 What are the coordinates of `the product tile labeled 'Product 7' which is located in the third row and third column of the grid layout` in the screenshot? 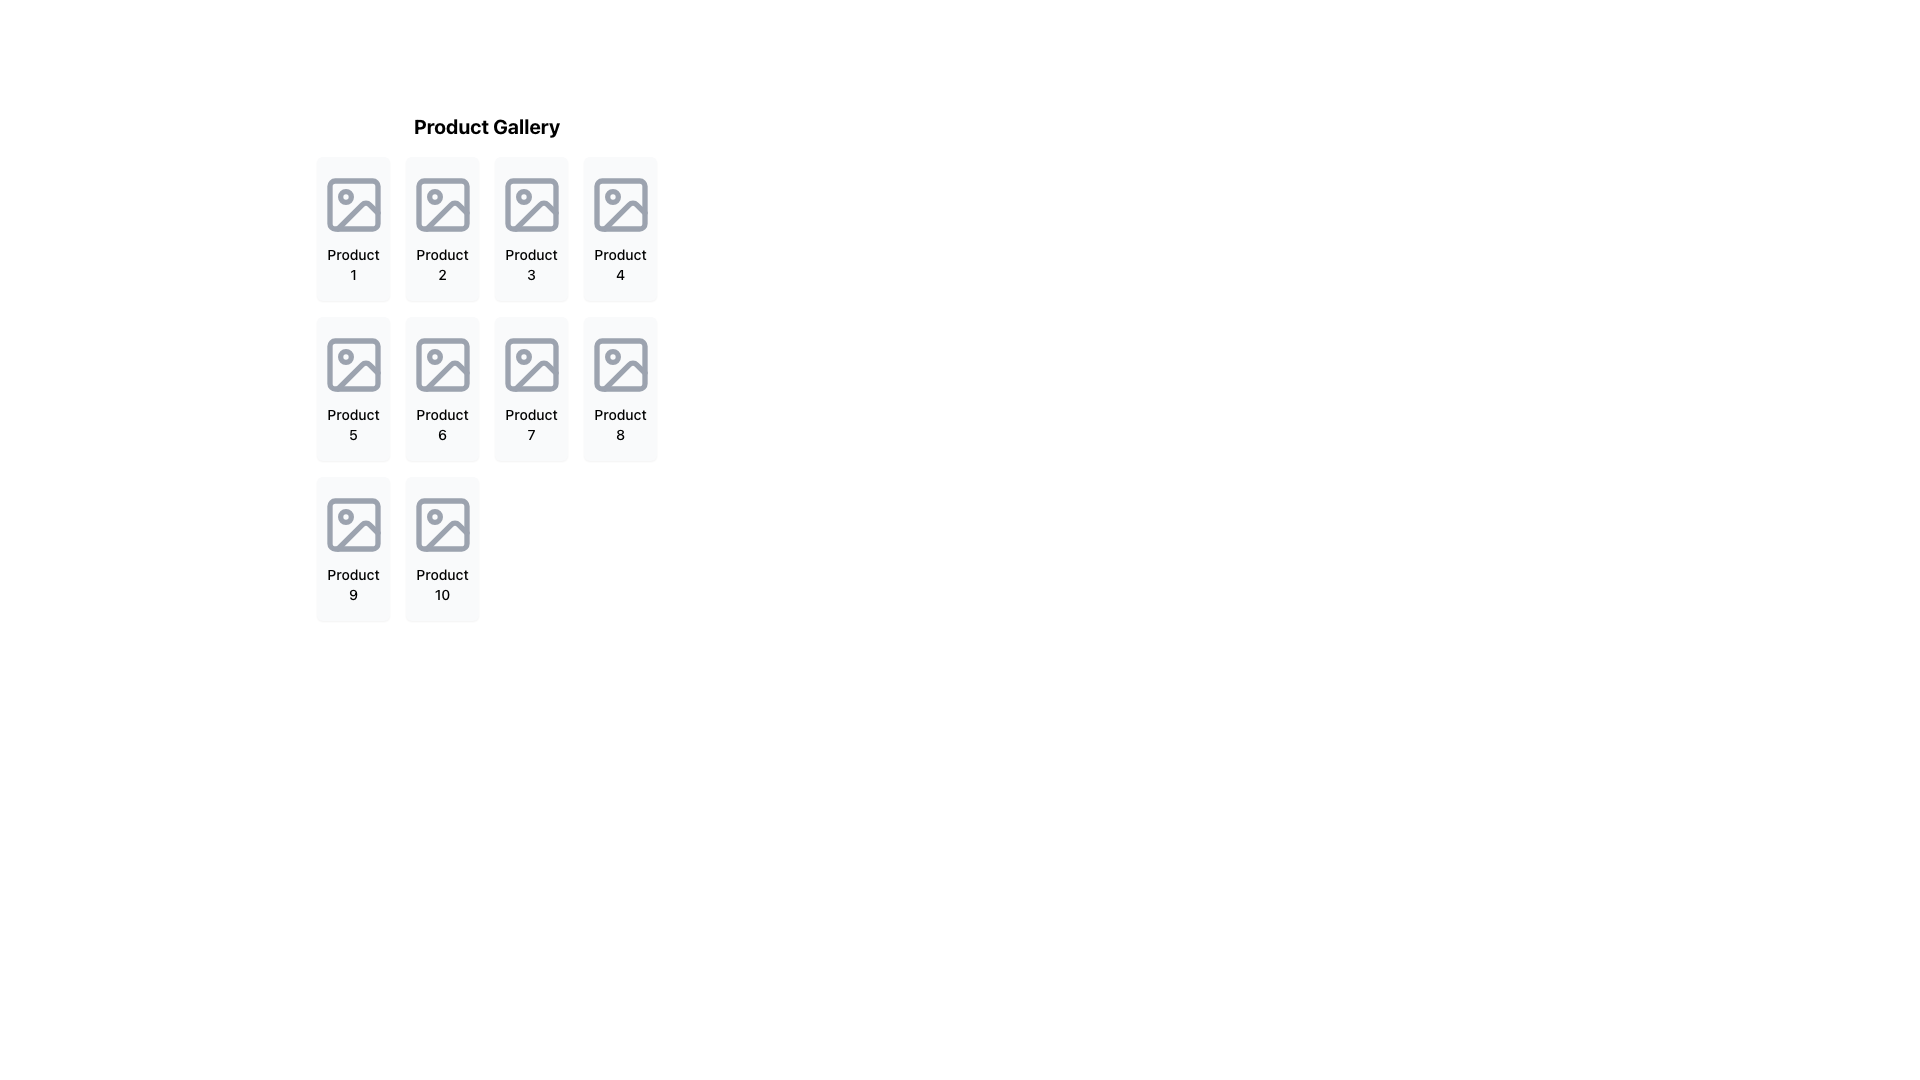 It's located at (531, 389).